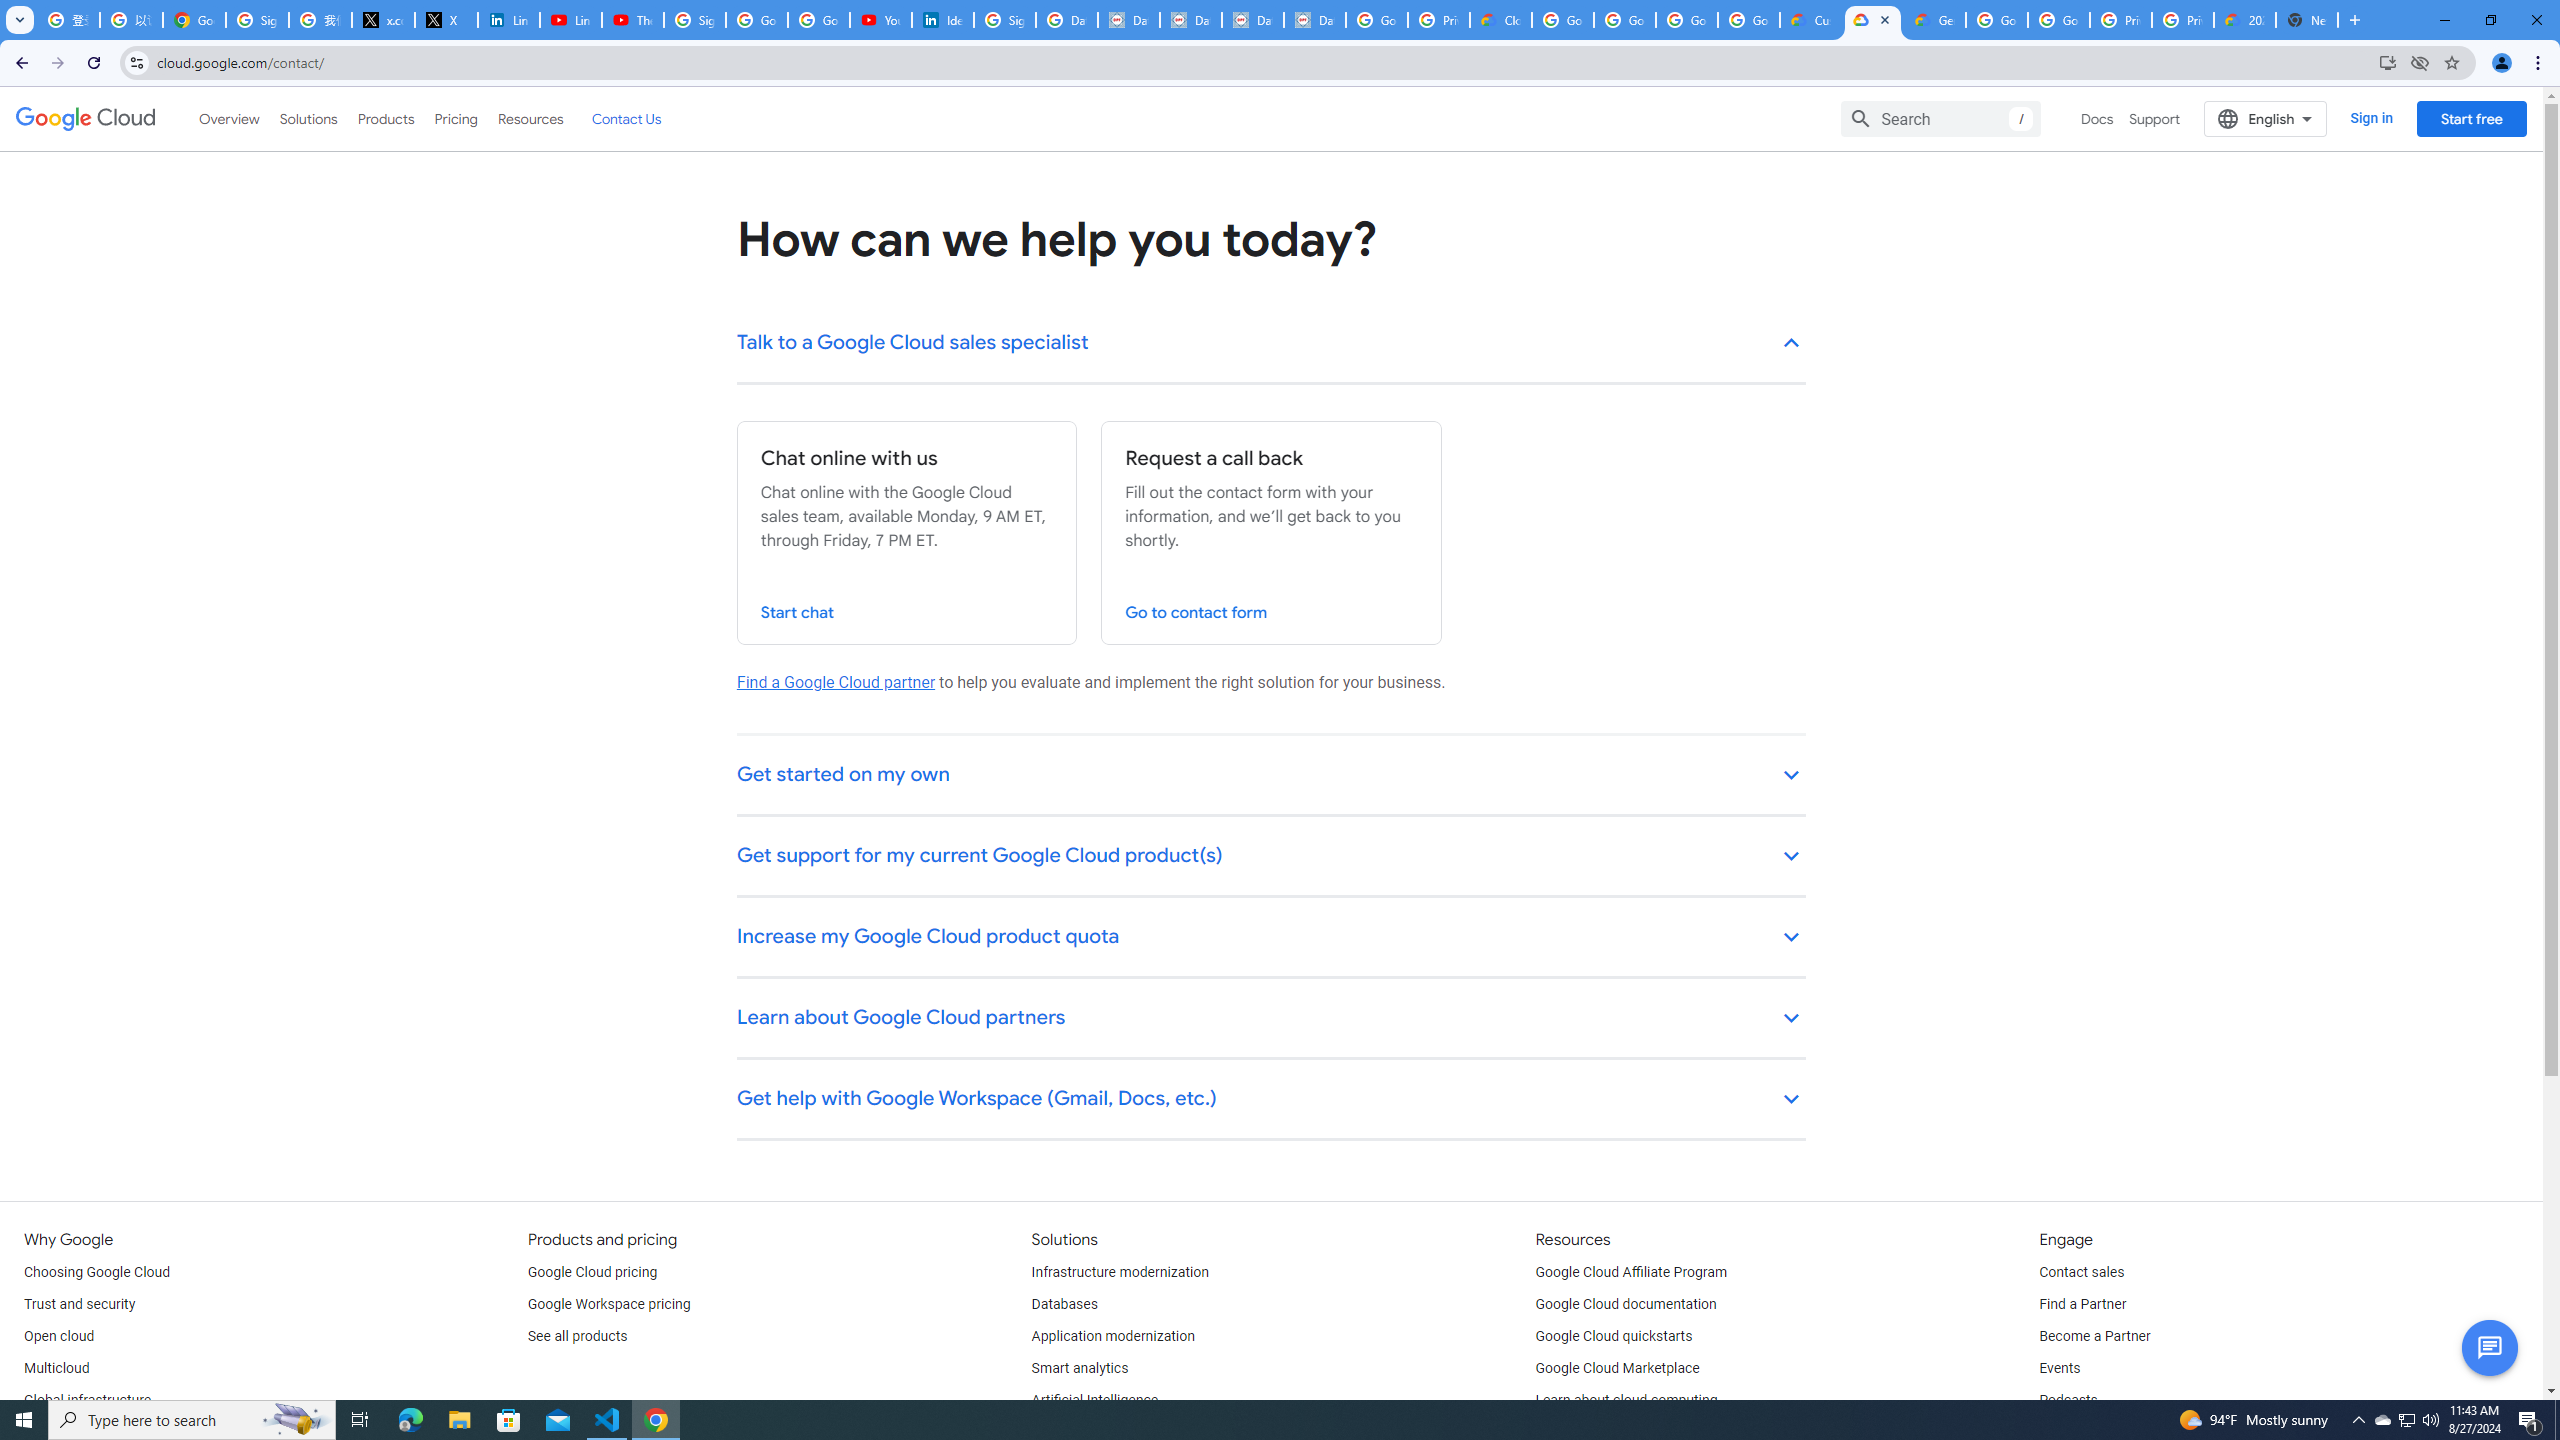  What do you see at coordinates (570, 19) in the screenshot?
I see `'LinkedIn - YouTube'` at bounding box center [570, 19].